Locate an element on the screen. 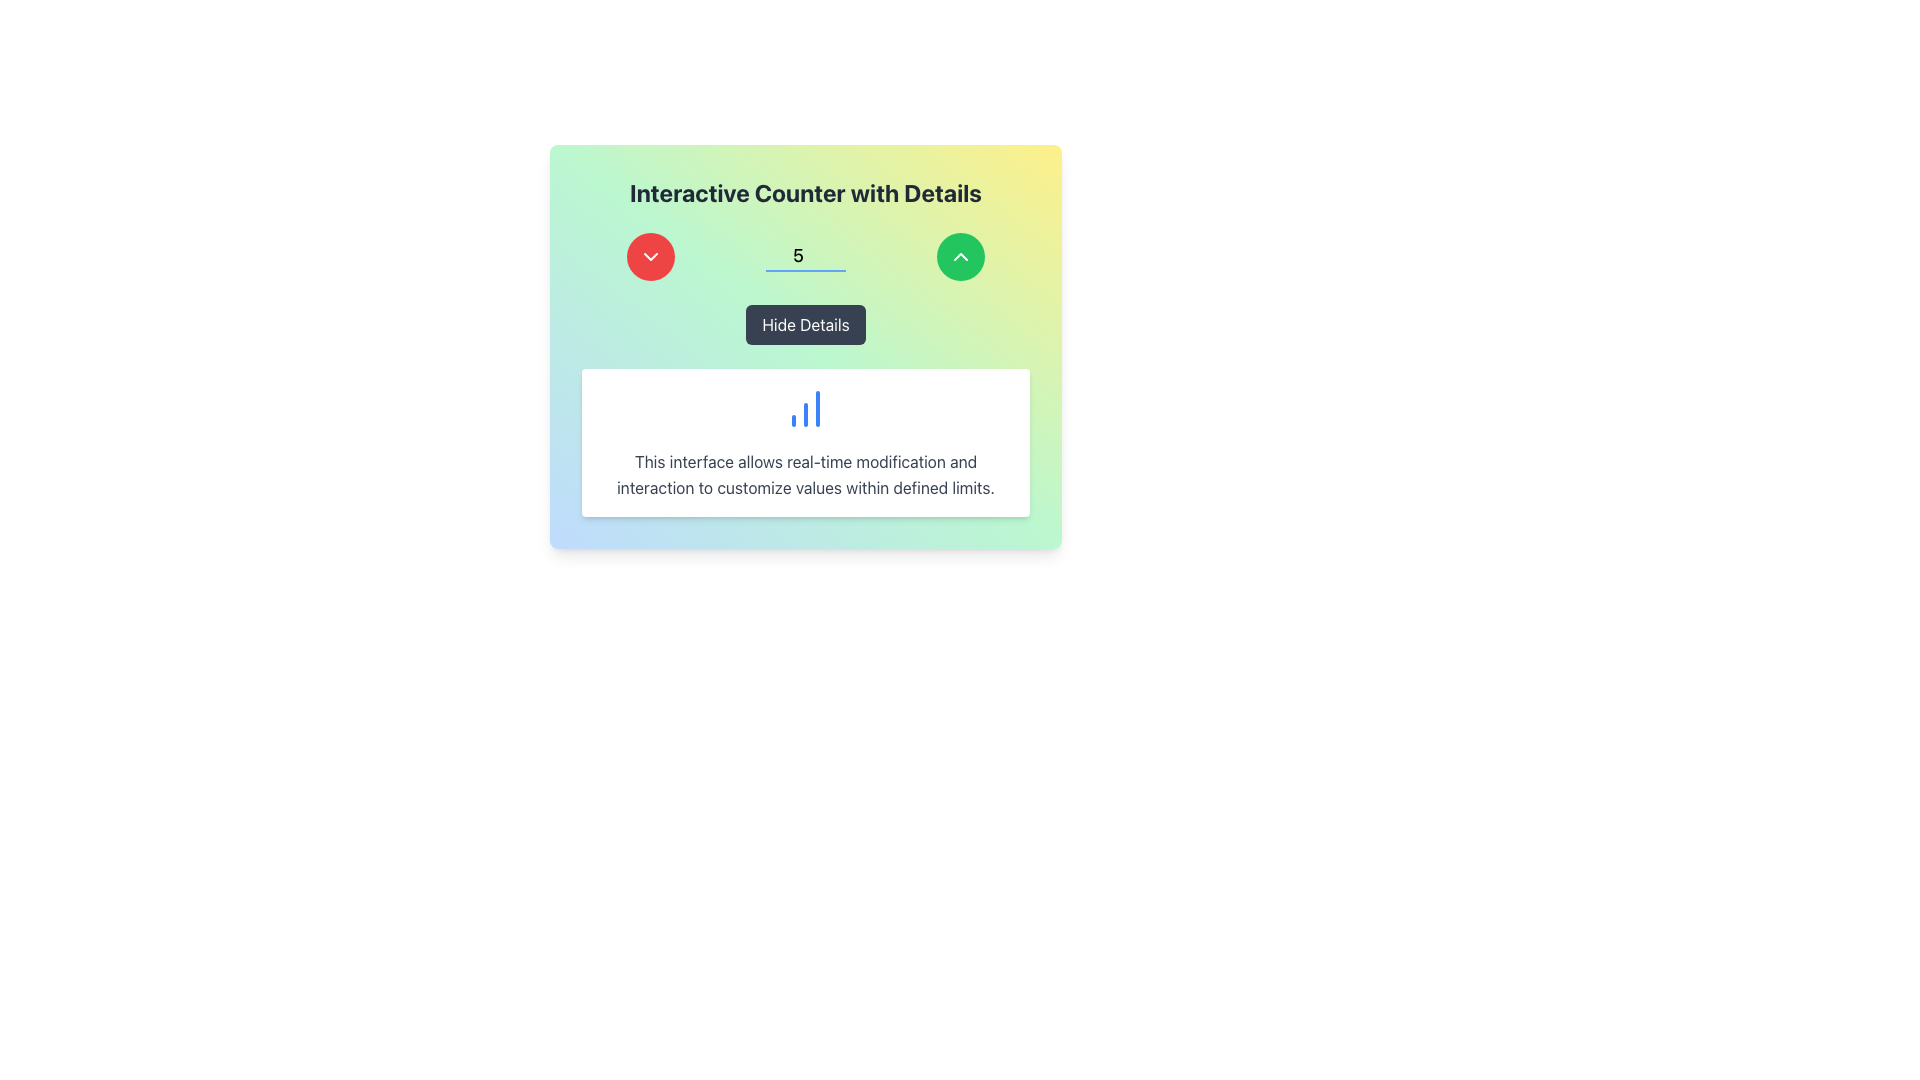 Image resolution: width=1920 pixels, height=1080 pixels. the vertical bar chart-like icon, which consists of three solid blue bars aligned vertically, located in the top center of the white rectangular section above the descriptive text and below the 'Hide Details' button is located at coordinates (806, 407).